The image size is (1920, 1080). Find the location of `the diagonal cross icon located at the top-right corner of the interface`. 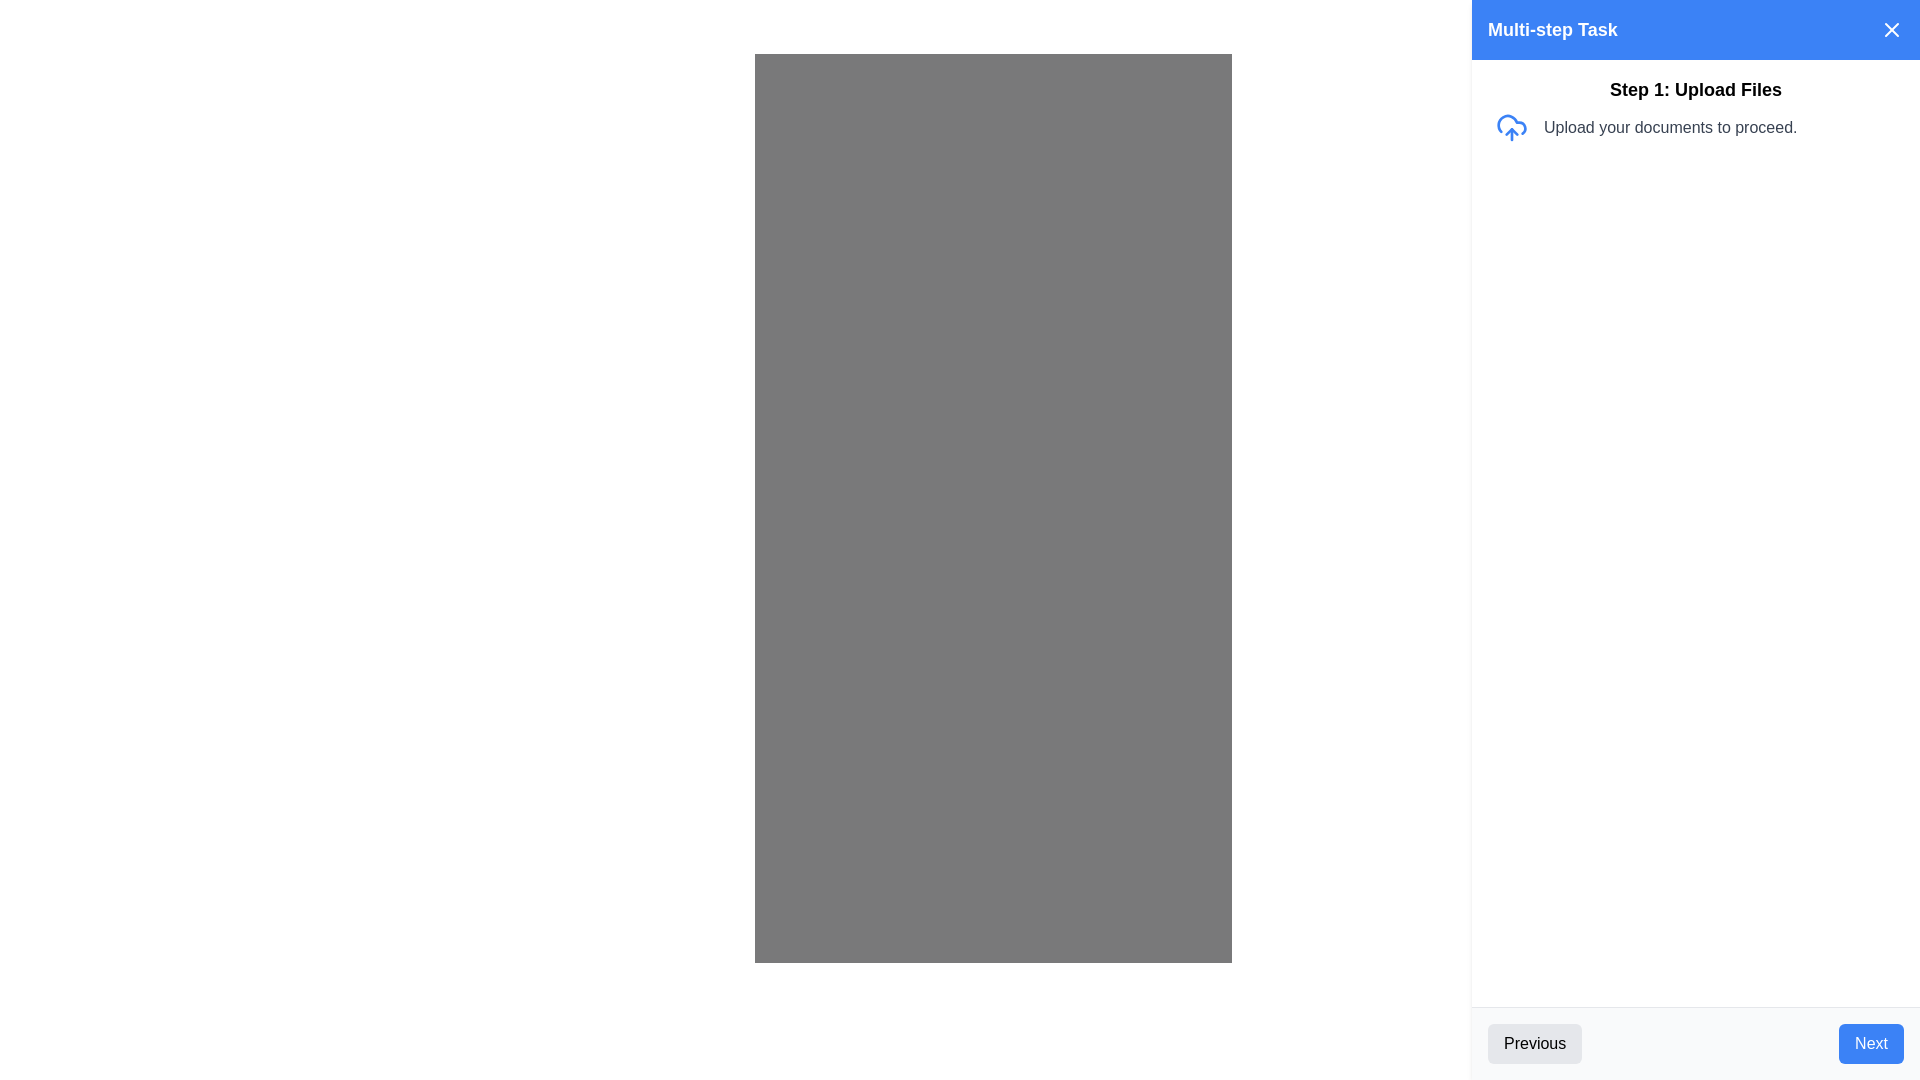

the diagonal cross icon located at the top-right corner of the interface is located at coordinates (1890, 30).